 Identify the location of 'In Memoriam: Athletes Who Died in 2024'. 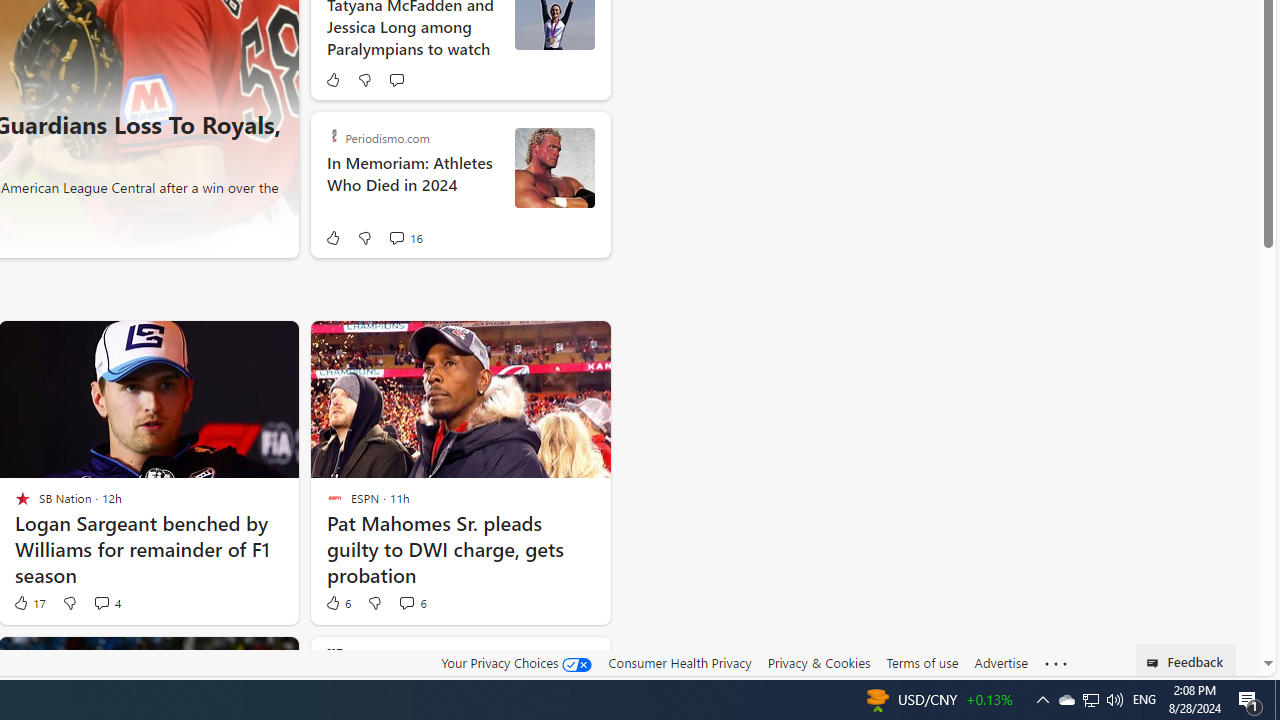
(411, 185).